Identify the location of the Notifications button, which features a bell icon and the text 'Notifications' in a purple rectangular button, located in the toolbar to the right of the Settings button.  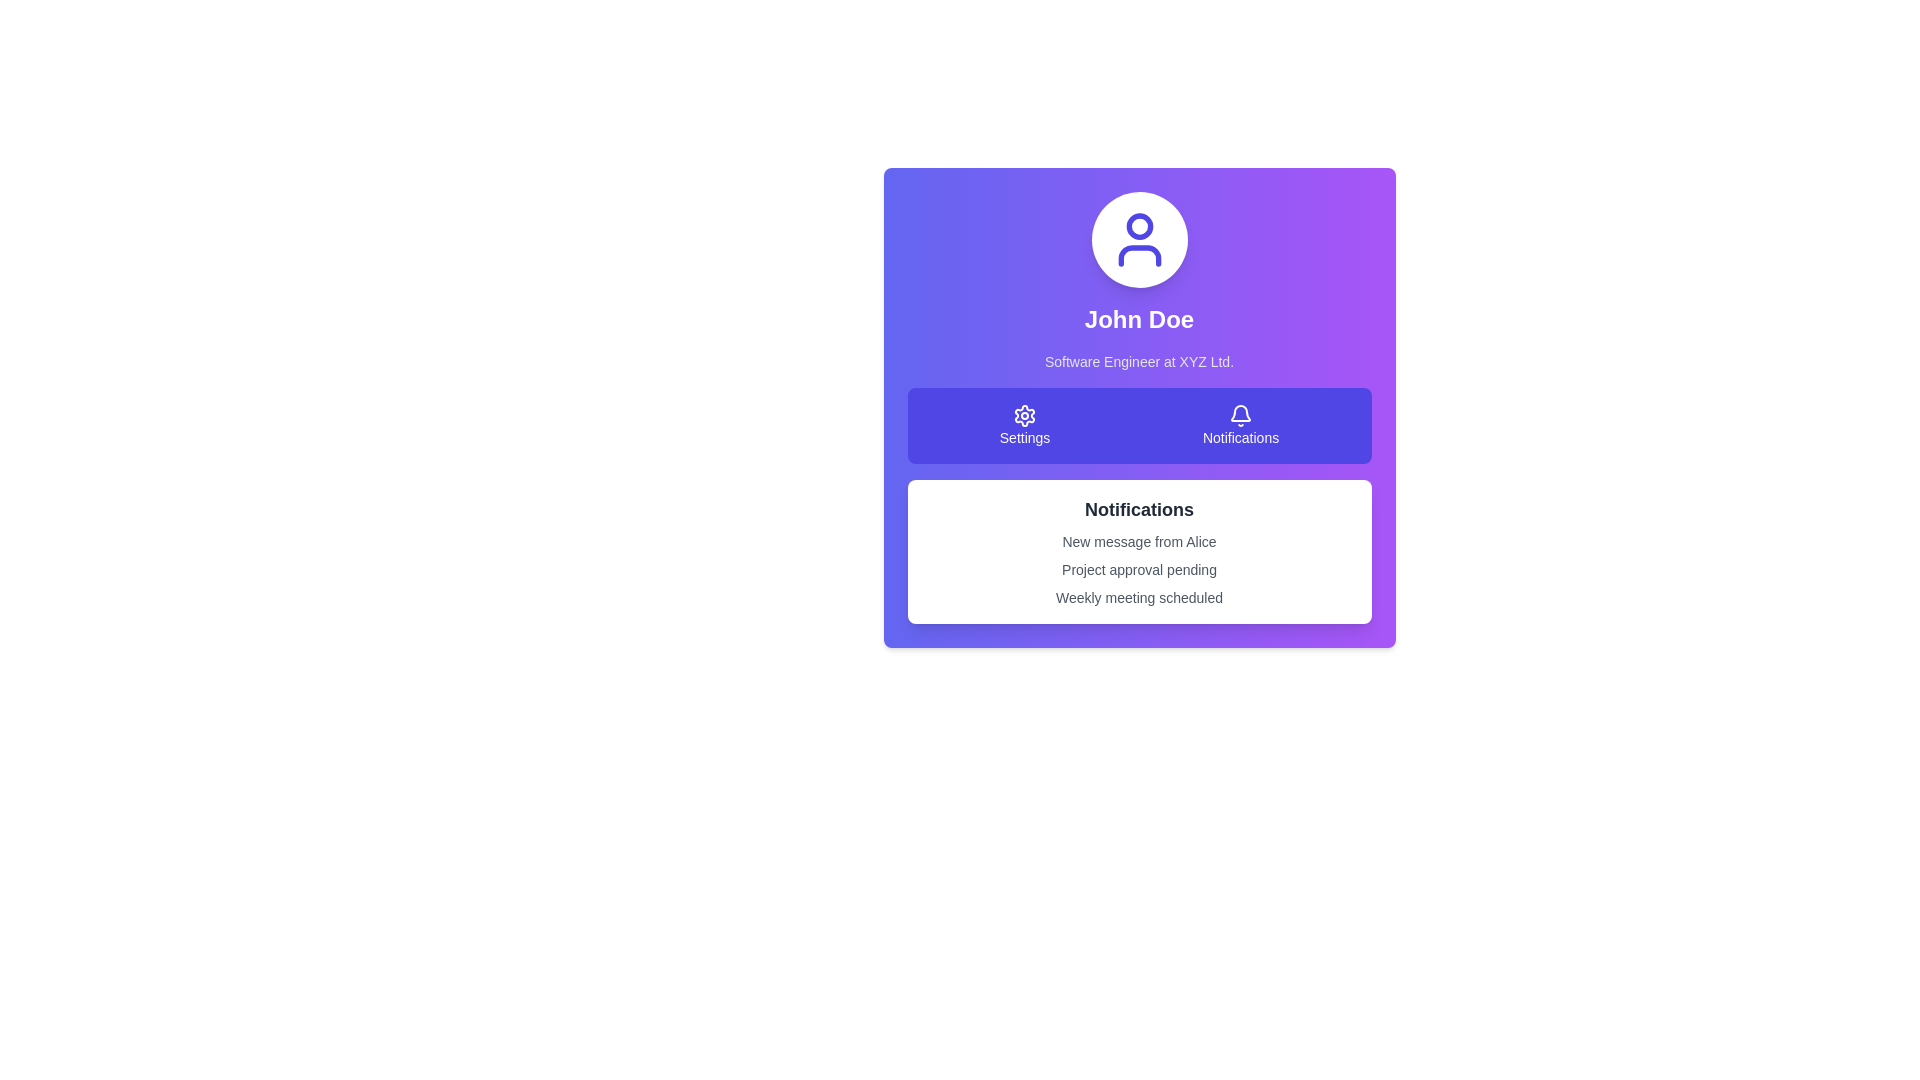
(1240, 424).